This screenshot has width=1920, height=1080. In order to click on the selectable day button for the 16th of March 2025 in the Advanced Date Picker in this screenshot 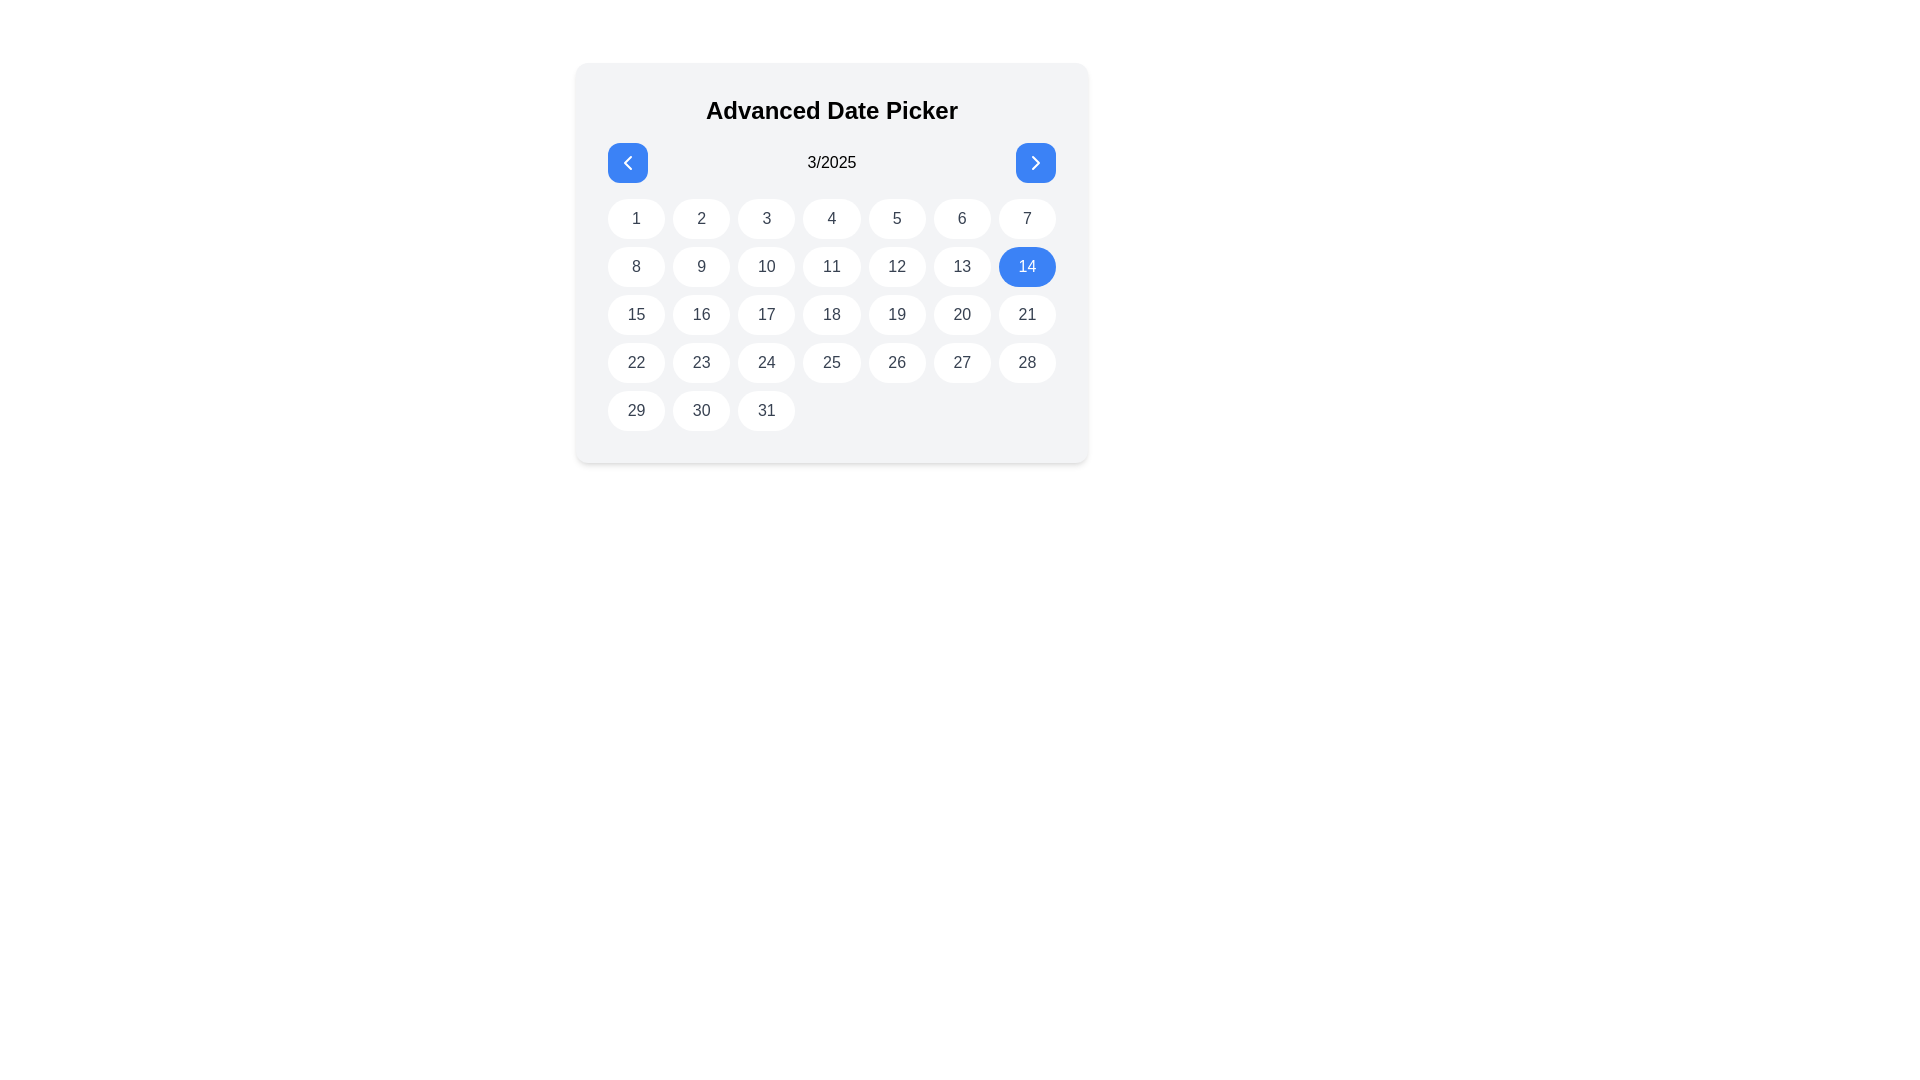, I will do `click(701, 315)`.